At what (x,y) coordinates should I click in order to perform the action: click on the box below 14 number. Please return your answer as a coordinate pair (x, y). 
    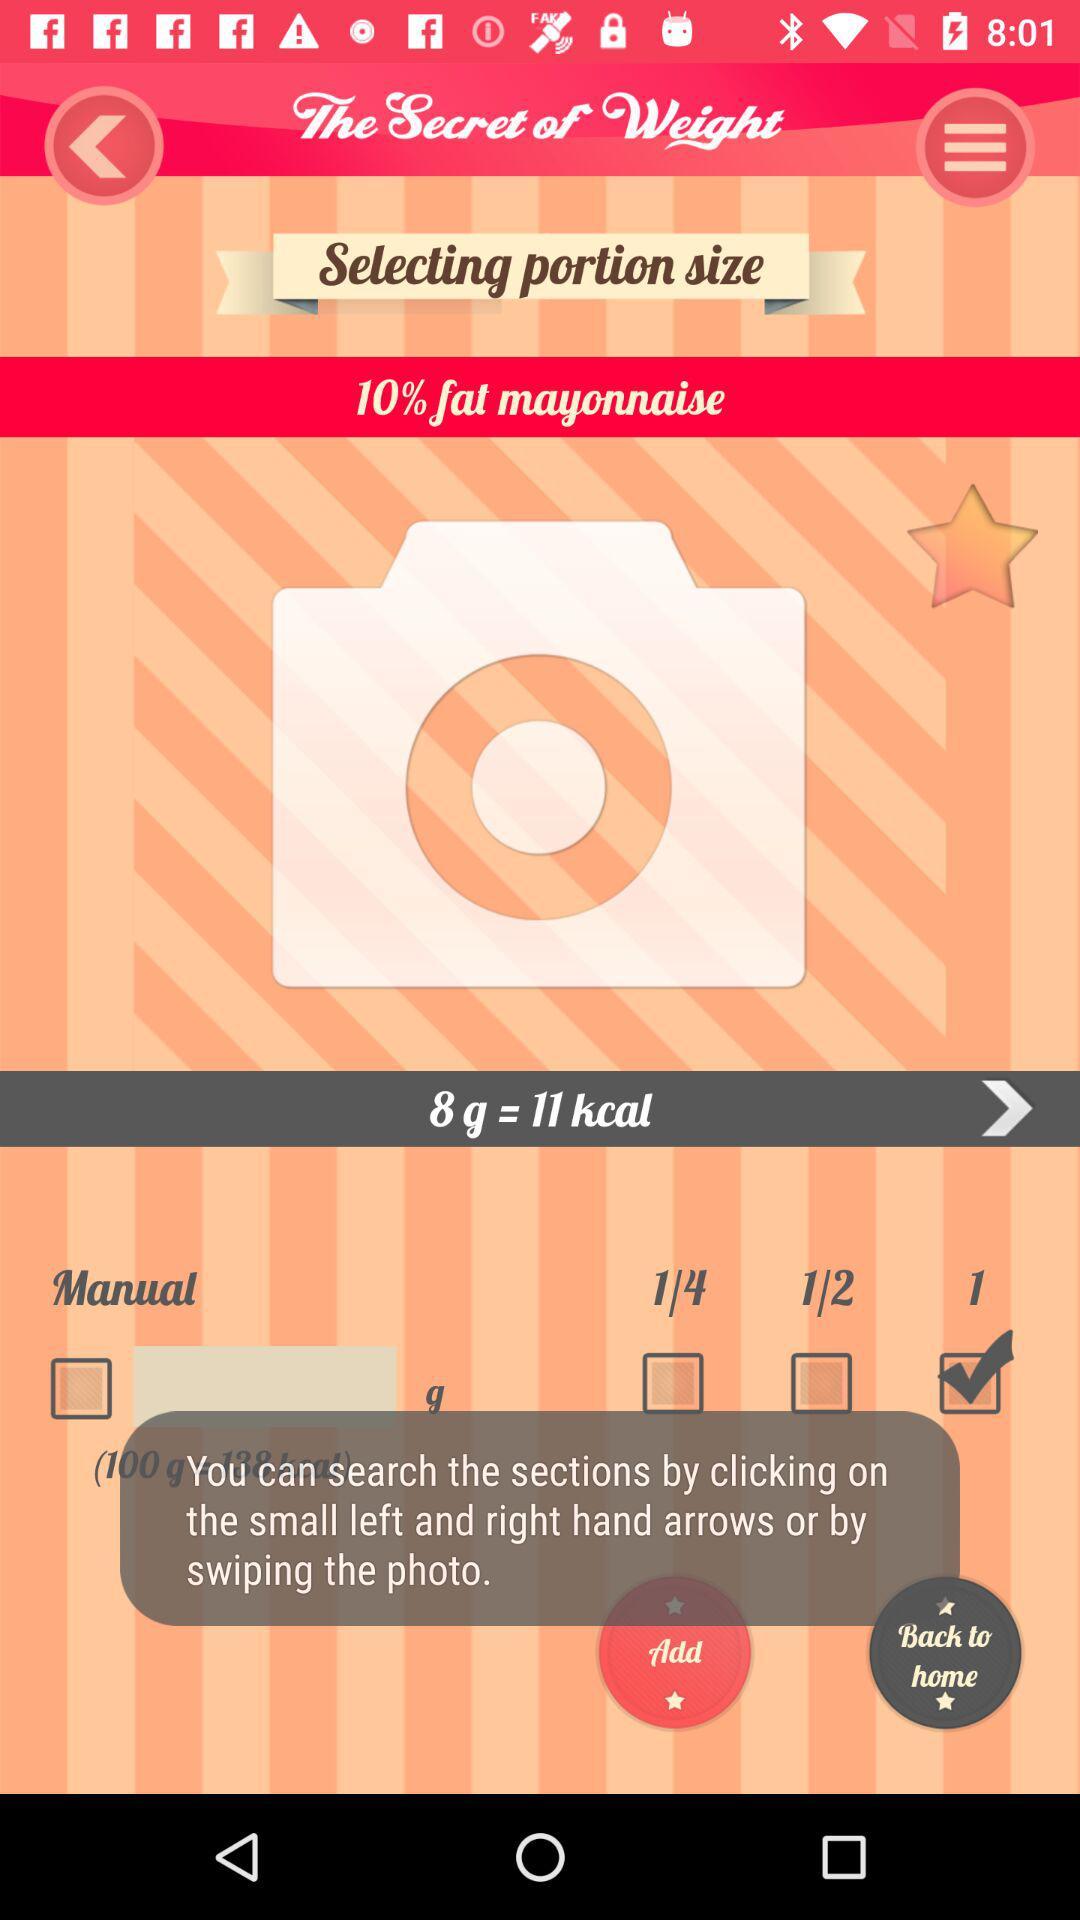
    Looking at the image, I should click on (678, 1371).